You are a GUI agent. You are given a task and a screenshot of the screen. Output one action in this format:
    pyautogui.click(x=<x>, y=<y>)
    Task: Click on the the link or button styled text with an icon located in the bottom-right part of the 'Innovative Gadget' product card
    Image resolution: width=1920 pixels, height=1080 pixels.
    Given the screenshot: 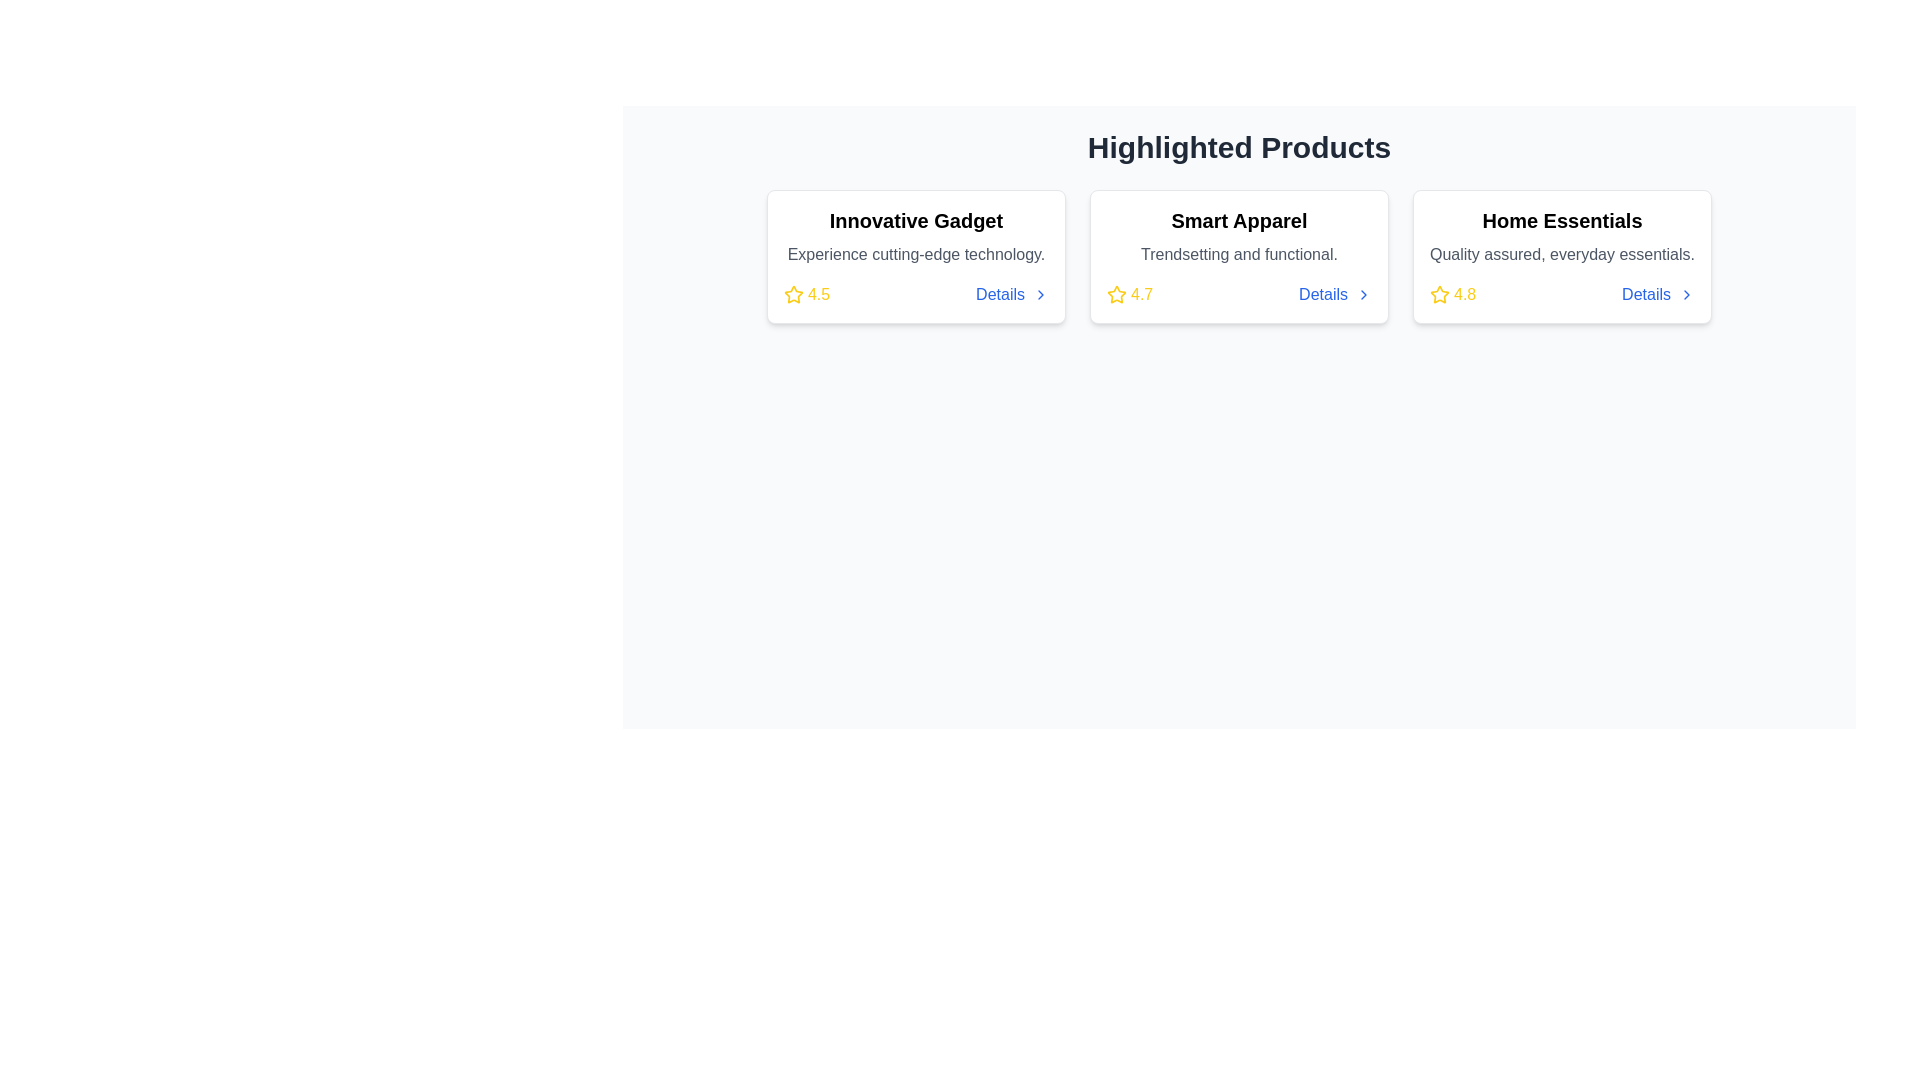 What is the action you would take?
    pyautogui.click(x=1012, y=294)
    